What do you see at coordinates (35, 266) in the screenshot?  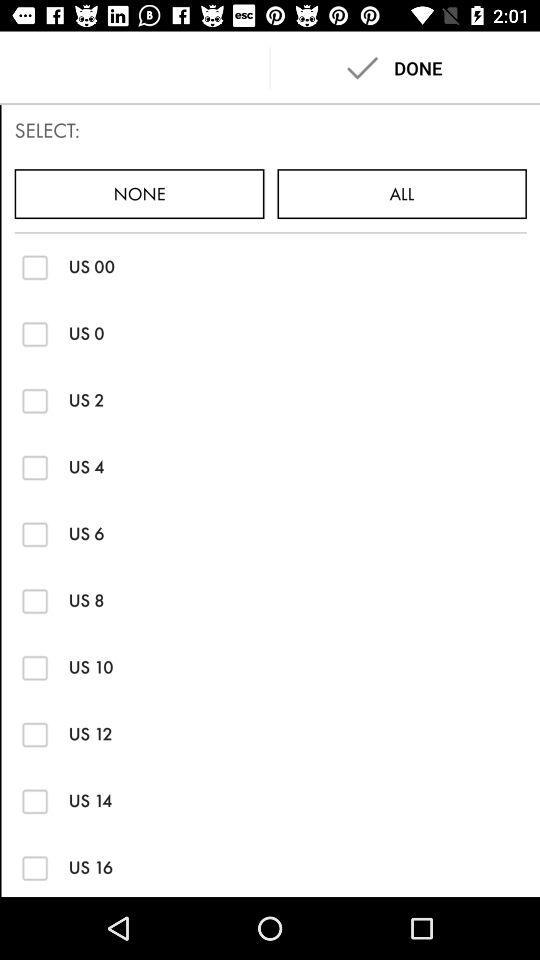 I see `this option` at bounding box center [35, 266].